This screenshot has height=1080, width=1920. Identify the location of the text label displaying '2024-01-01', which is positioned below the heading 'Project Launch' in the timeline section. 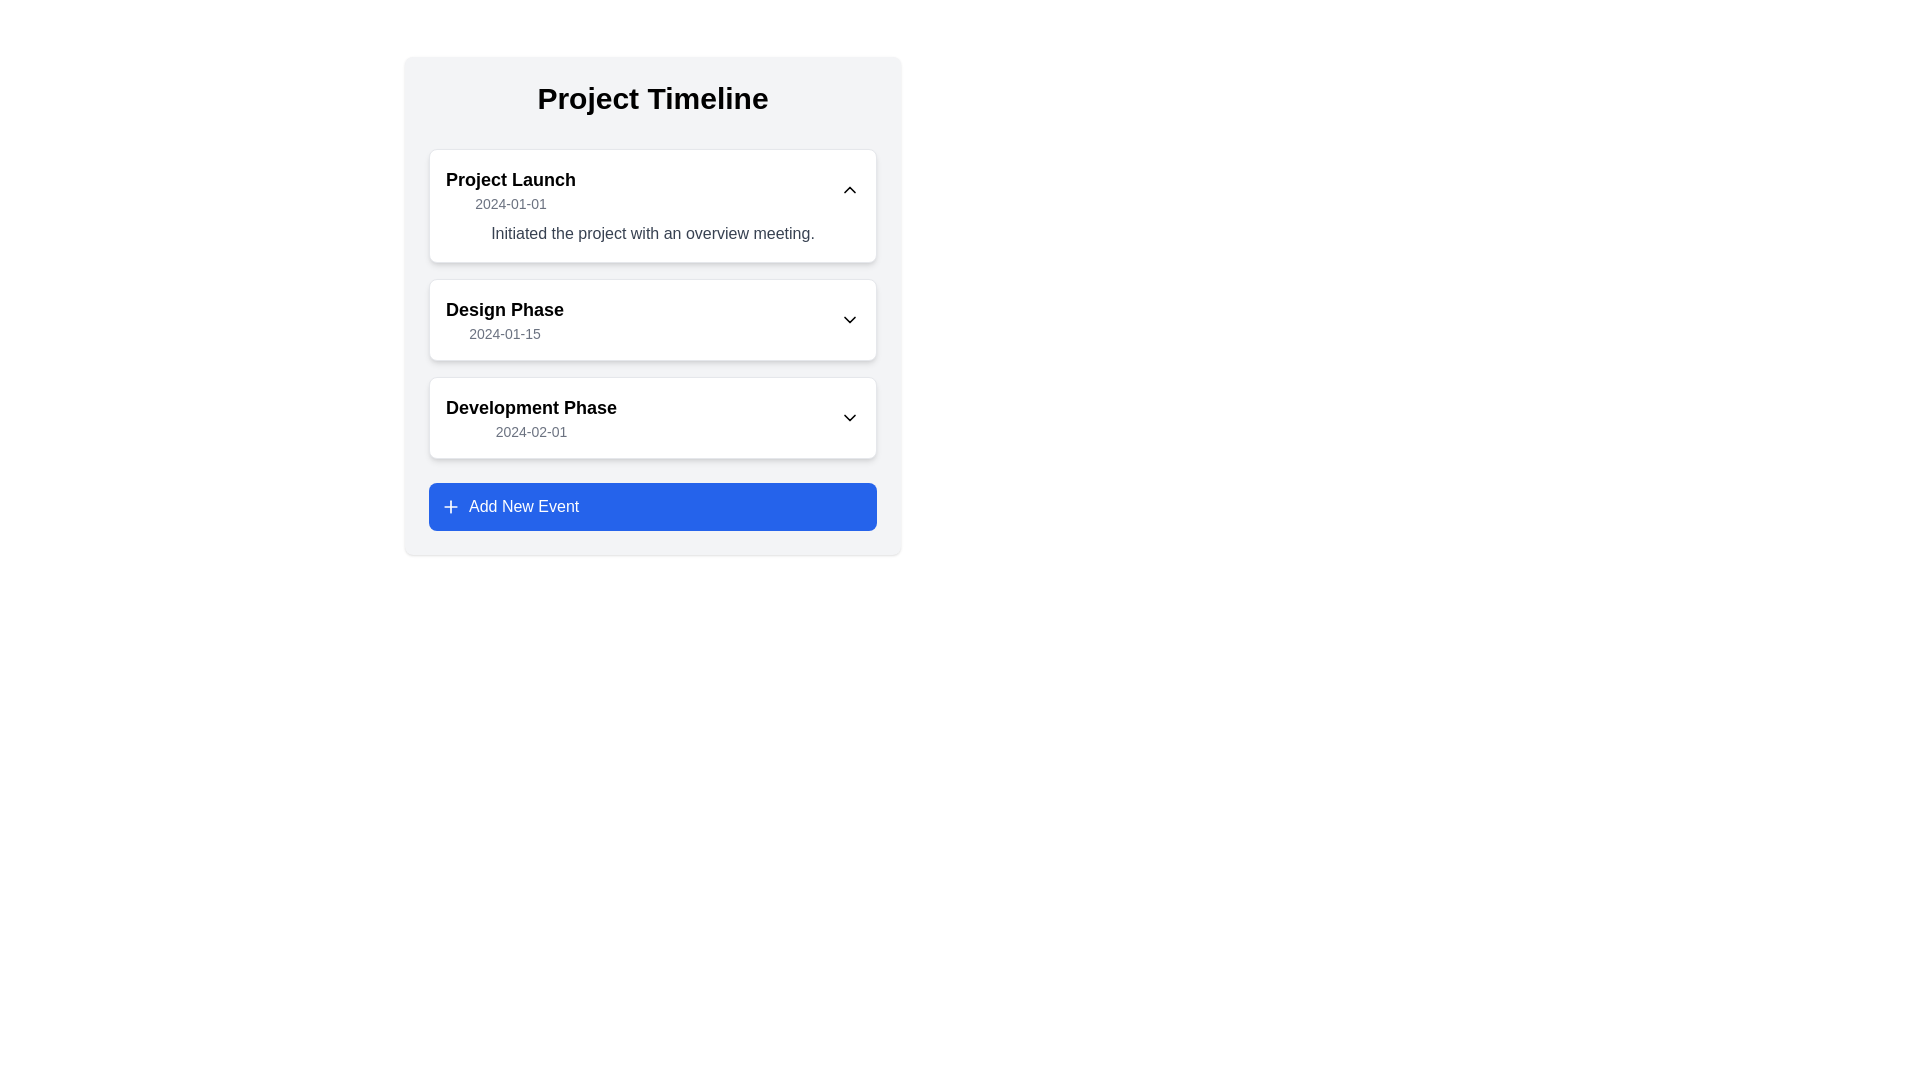
(511, 204).